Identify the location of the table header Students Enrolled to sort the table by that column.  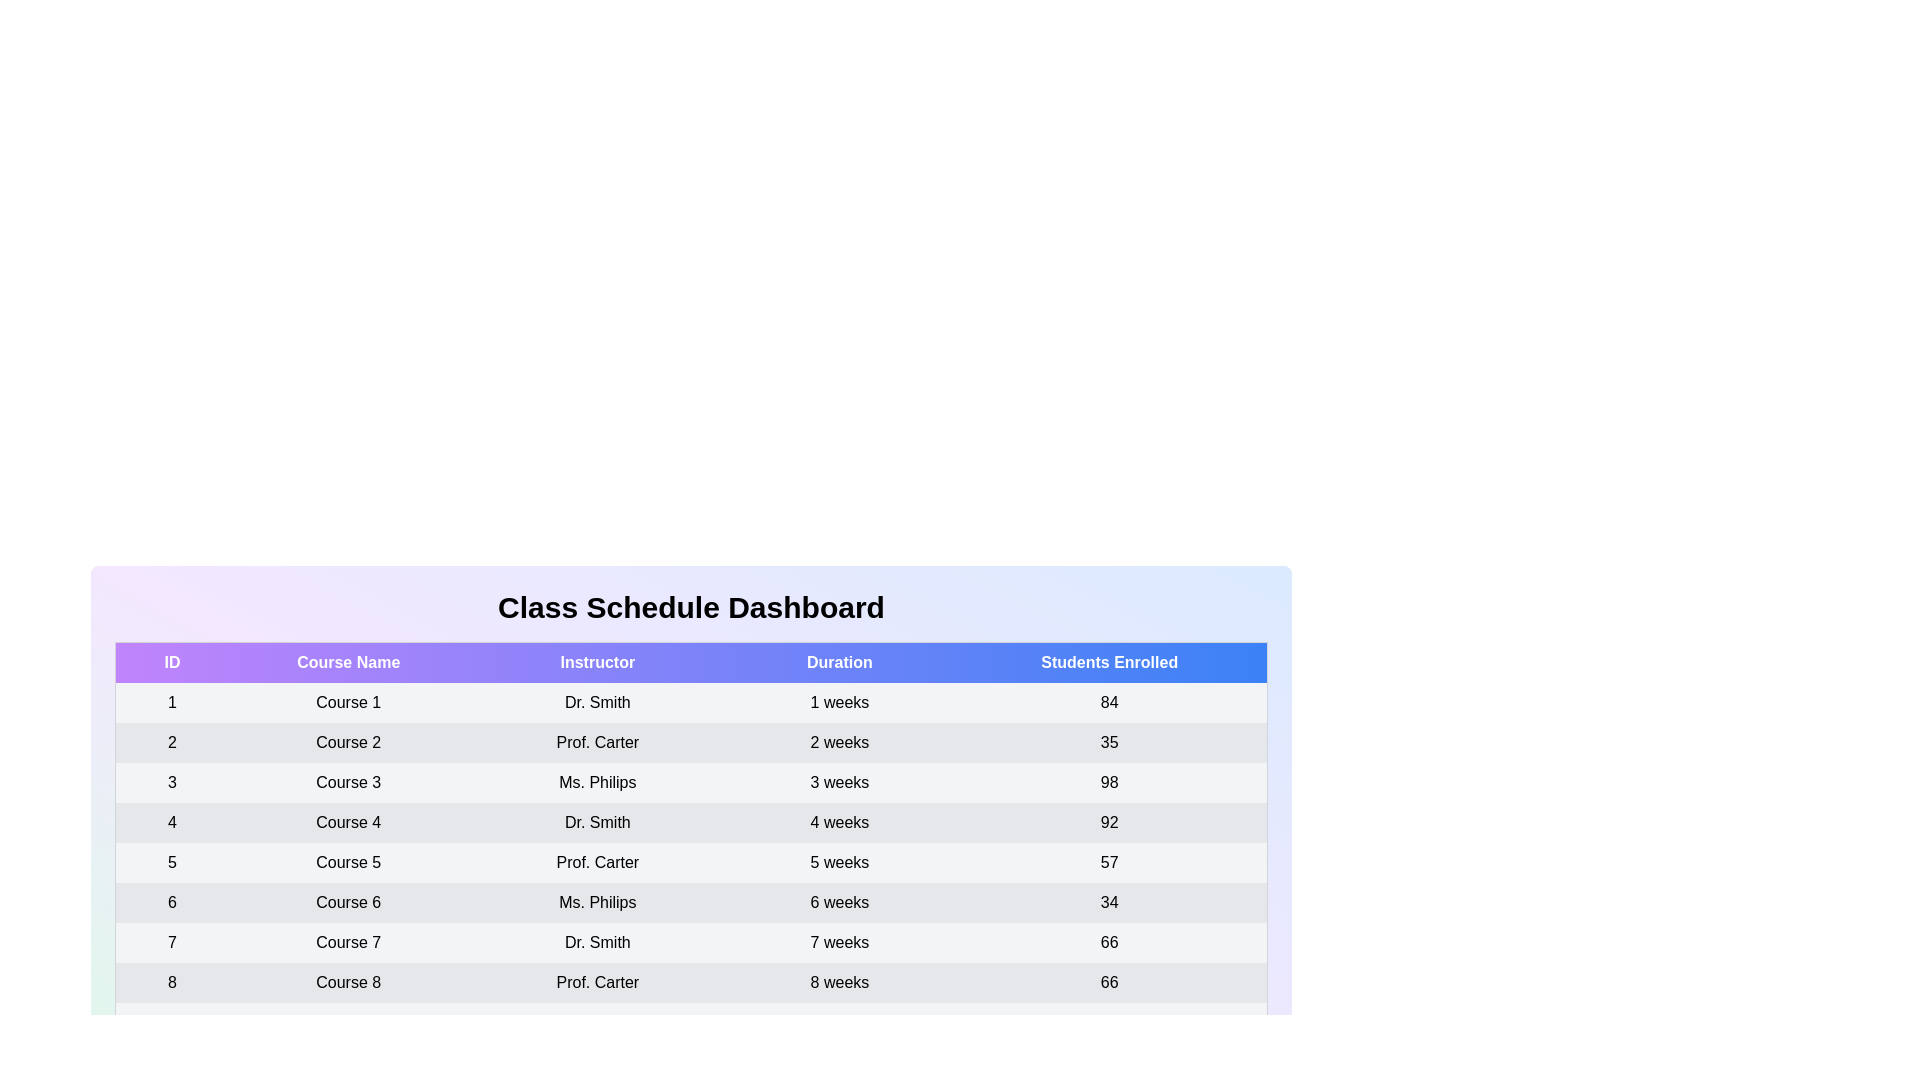
(1108, 662).